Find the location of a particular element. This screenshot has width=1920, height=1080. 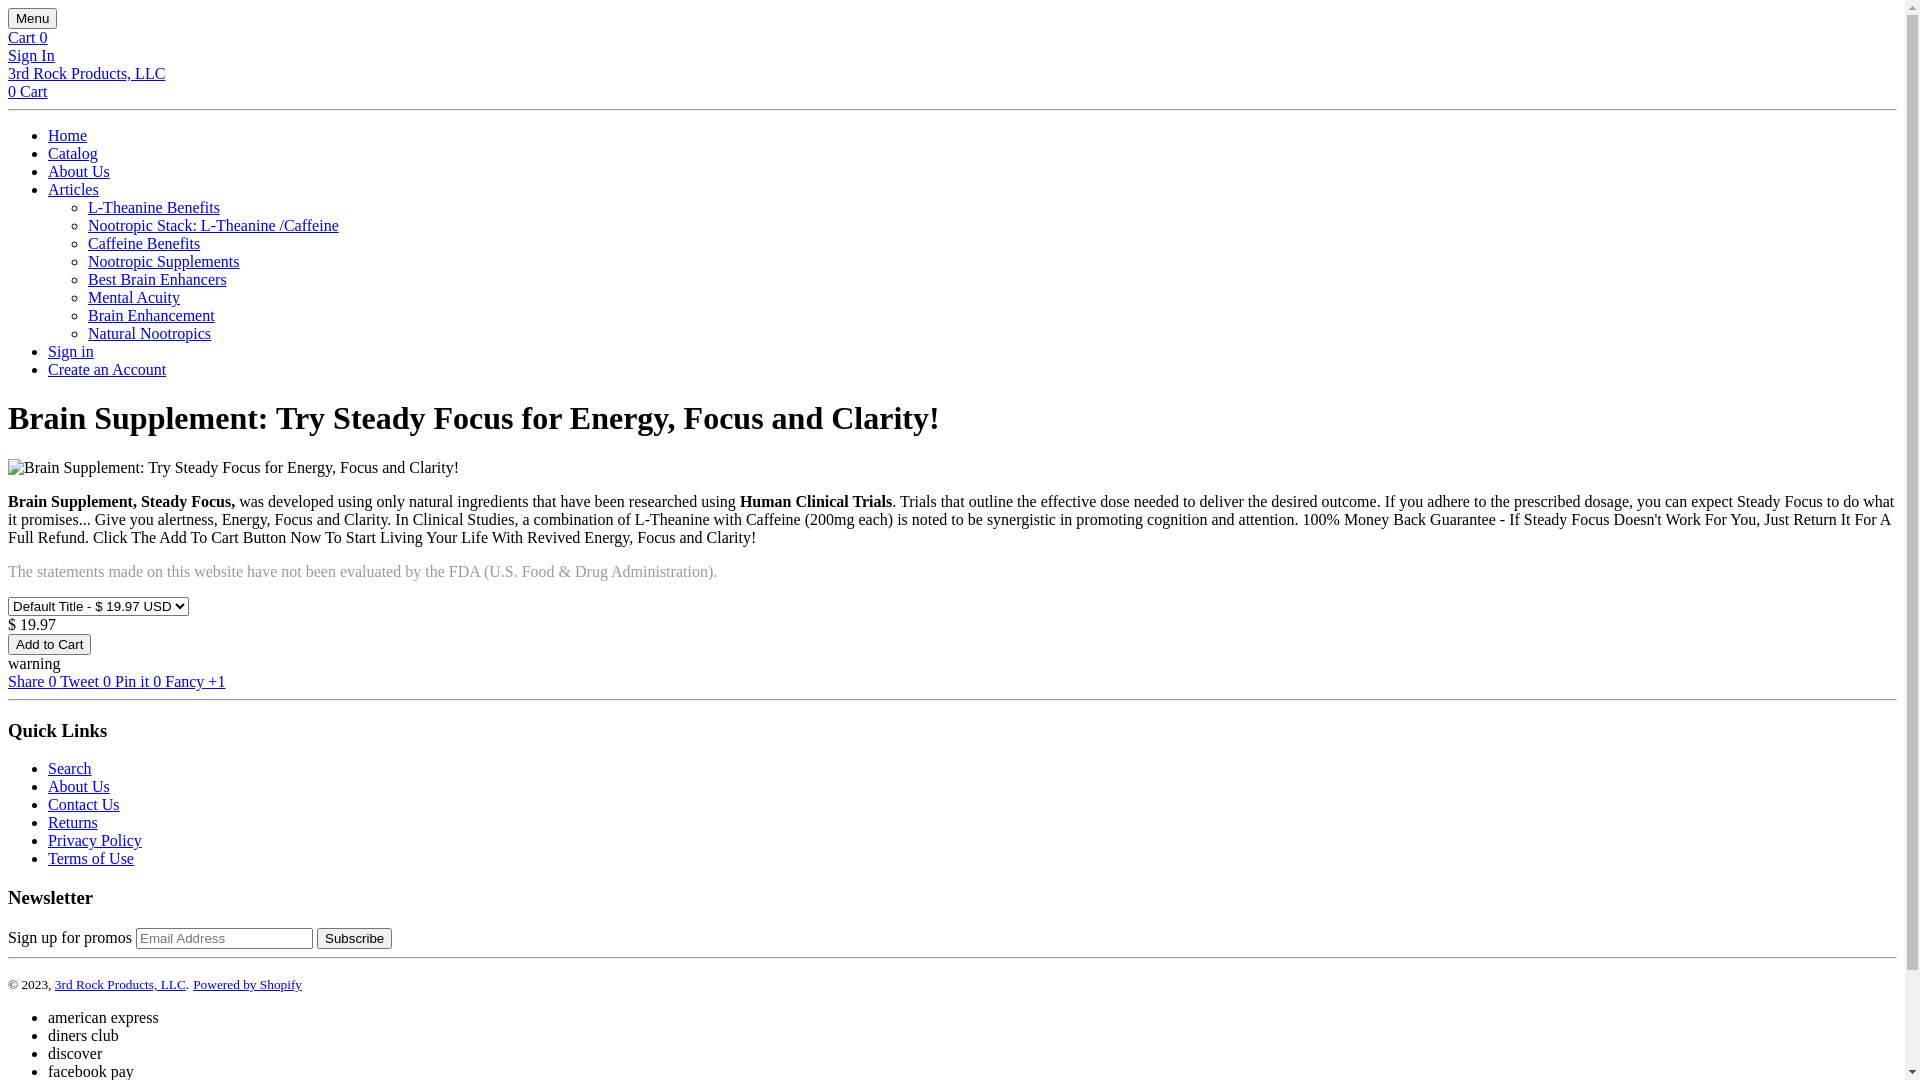

'About Us' is located at coordinates (78, 170).